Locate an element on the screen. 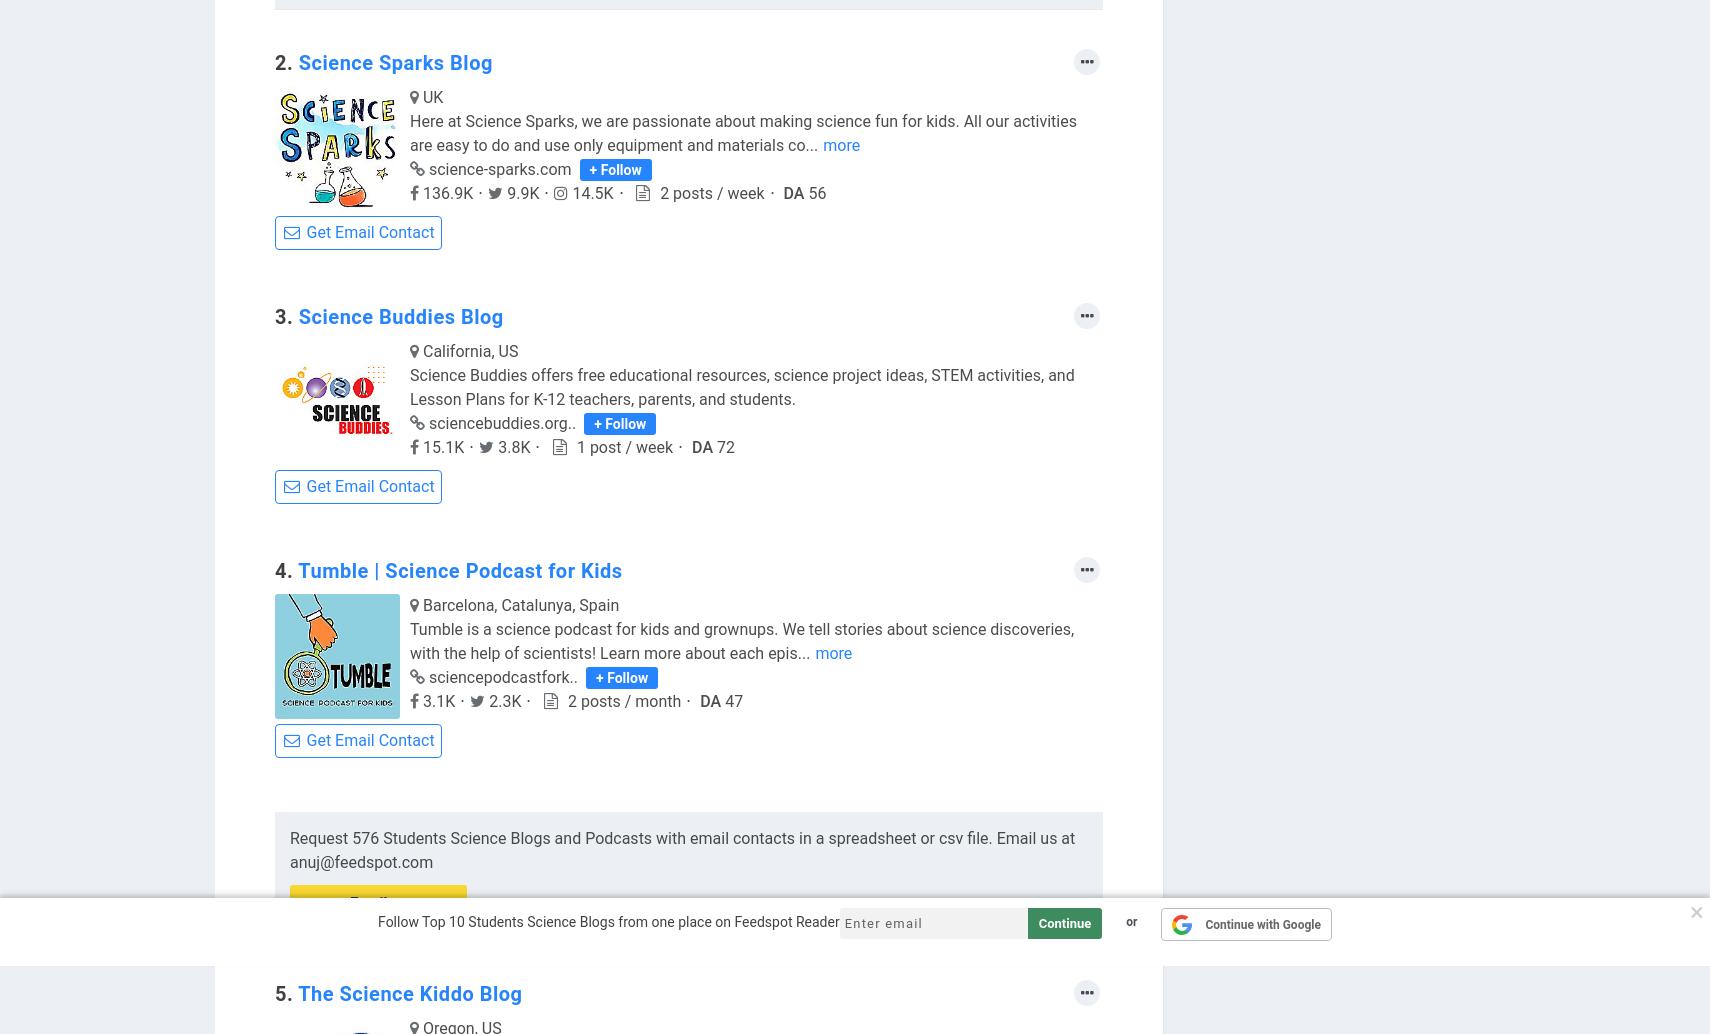 The width and height of the screenshot is (1710, 1034). 'Science Buddies offers free educational resources, science project ideas, STEM activities, and Lesson Plans for K-12 teachers, parents, and students.' is located at coordinates (741, 386).